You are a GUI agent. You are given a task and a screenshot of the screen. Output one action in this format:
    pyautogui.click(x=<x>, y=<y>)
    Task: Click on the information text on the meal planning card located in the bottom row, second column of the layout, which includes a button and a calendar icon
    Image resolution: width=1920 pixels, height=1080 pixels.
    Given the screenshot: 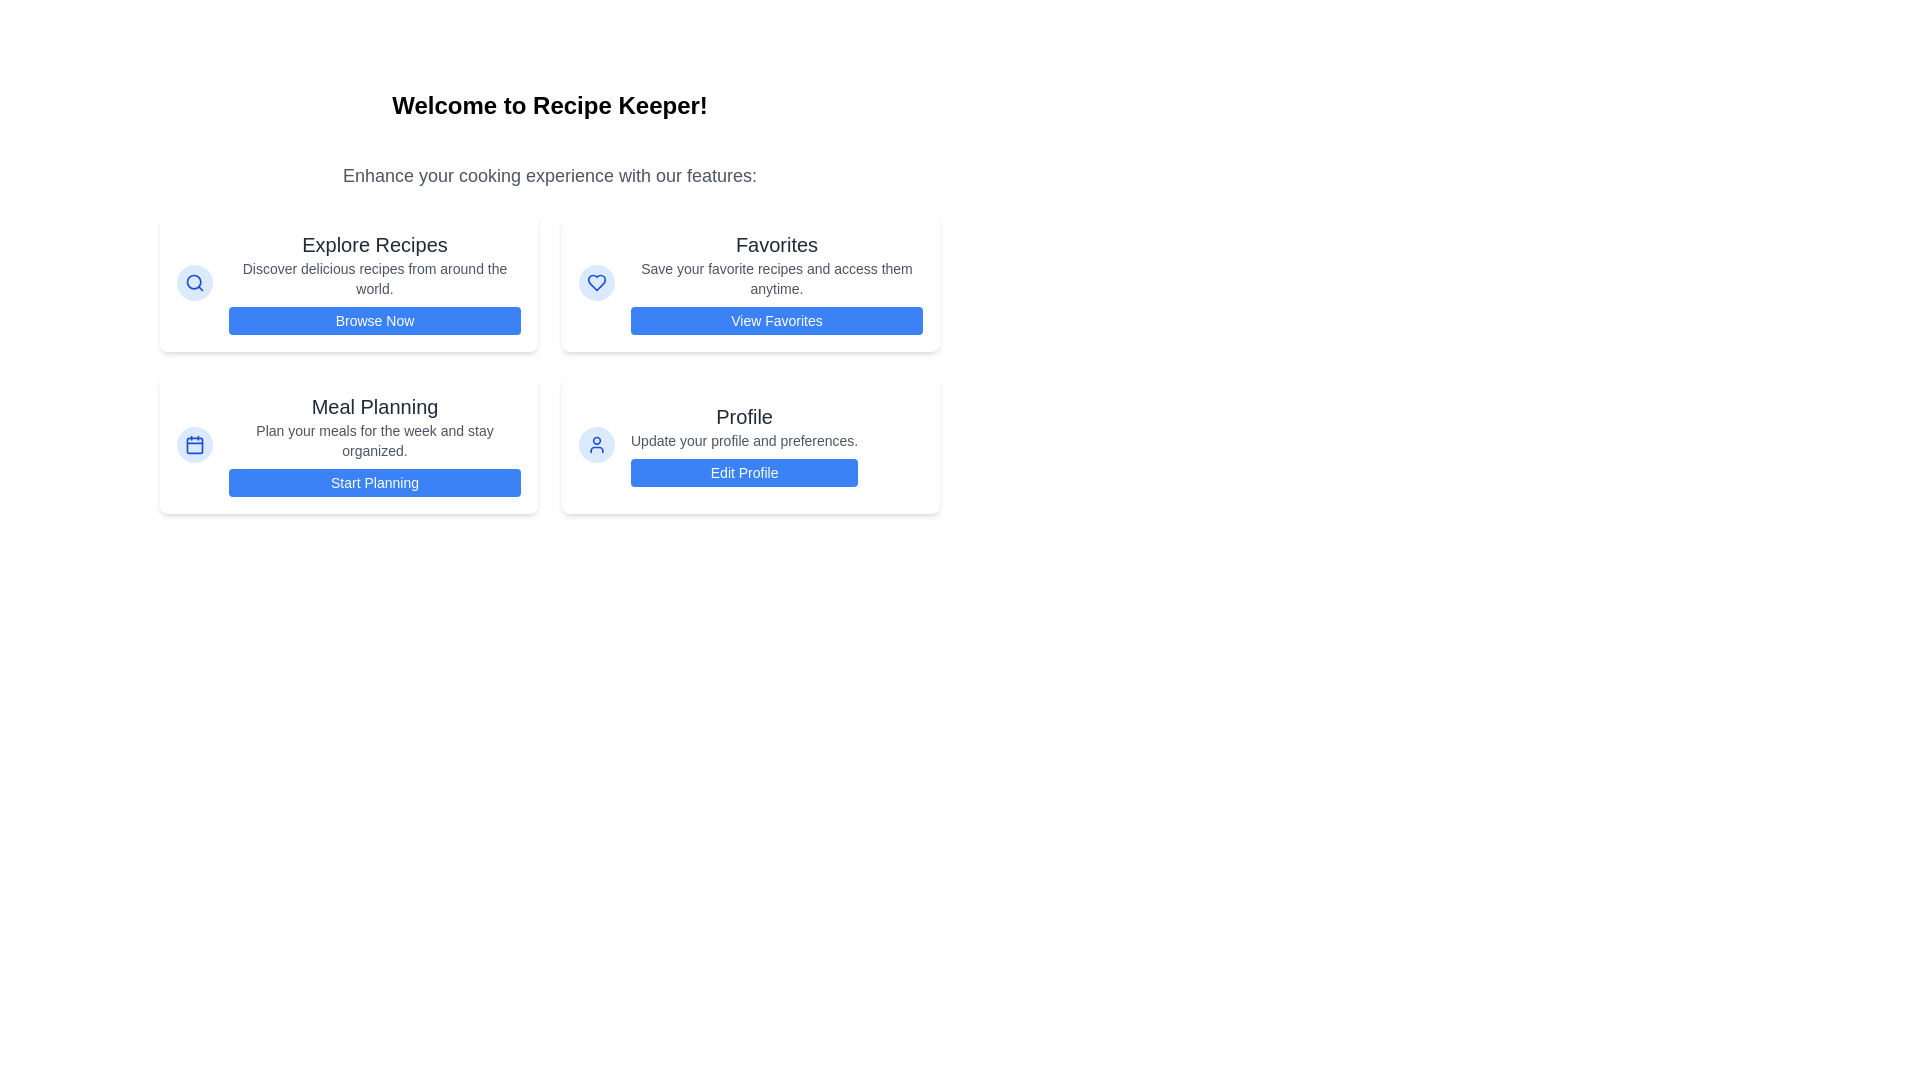 What is the action you would take?
    pyautogui.click(x=374, y=443)
    